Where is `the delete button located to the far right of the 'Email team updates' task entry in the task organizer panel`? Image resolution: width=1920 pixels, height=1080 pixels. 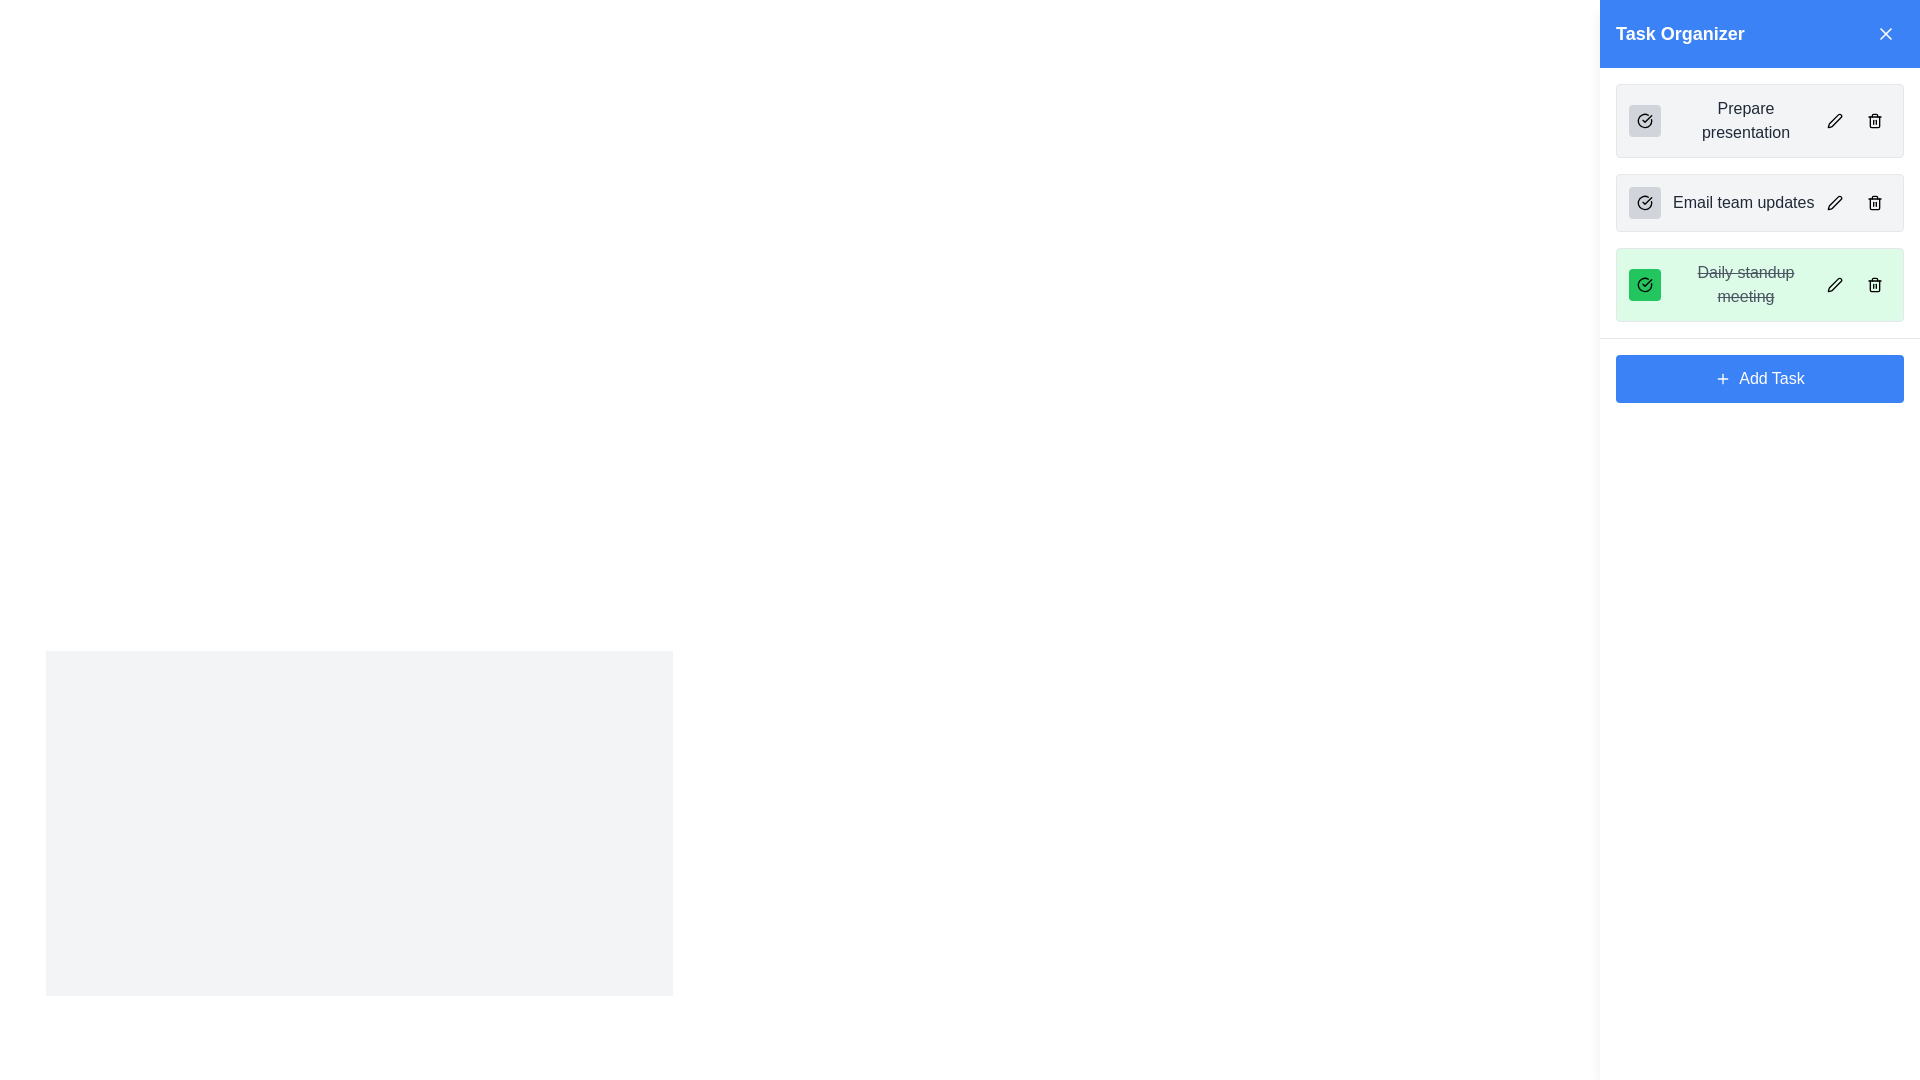
the delete button located to the far right of the 'Email team updates' task entry in the task organizer panel is located at coordinates (1874, 203).